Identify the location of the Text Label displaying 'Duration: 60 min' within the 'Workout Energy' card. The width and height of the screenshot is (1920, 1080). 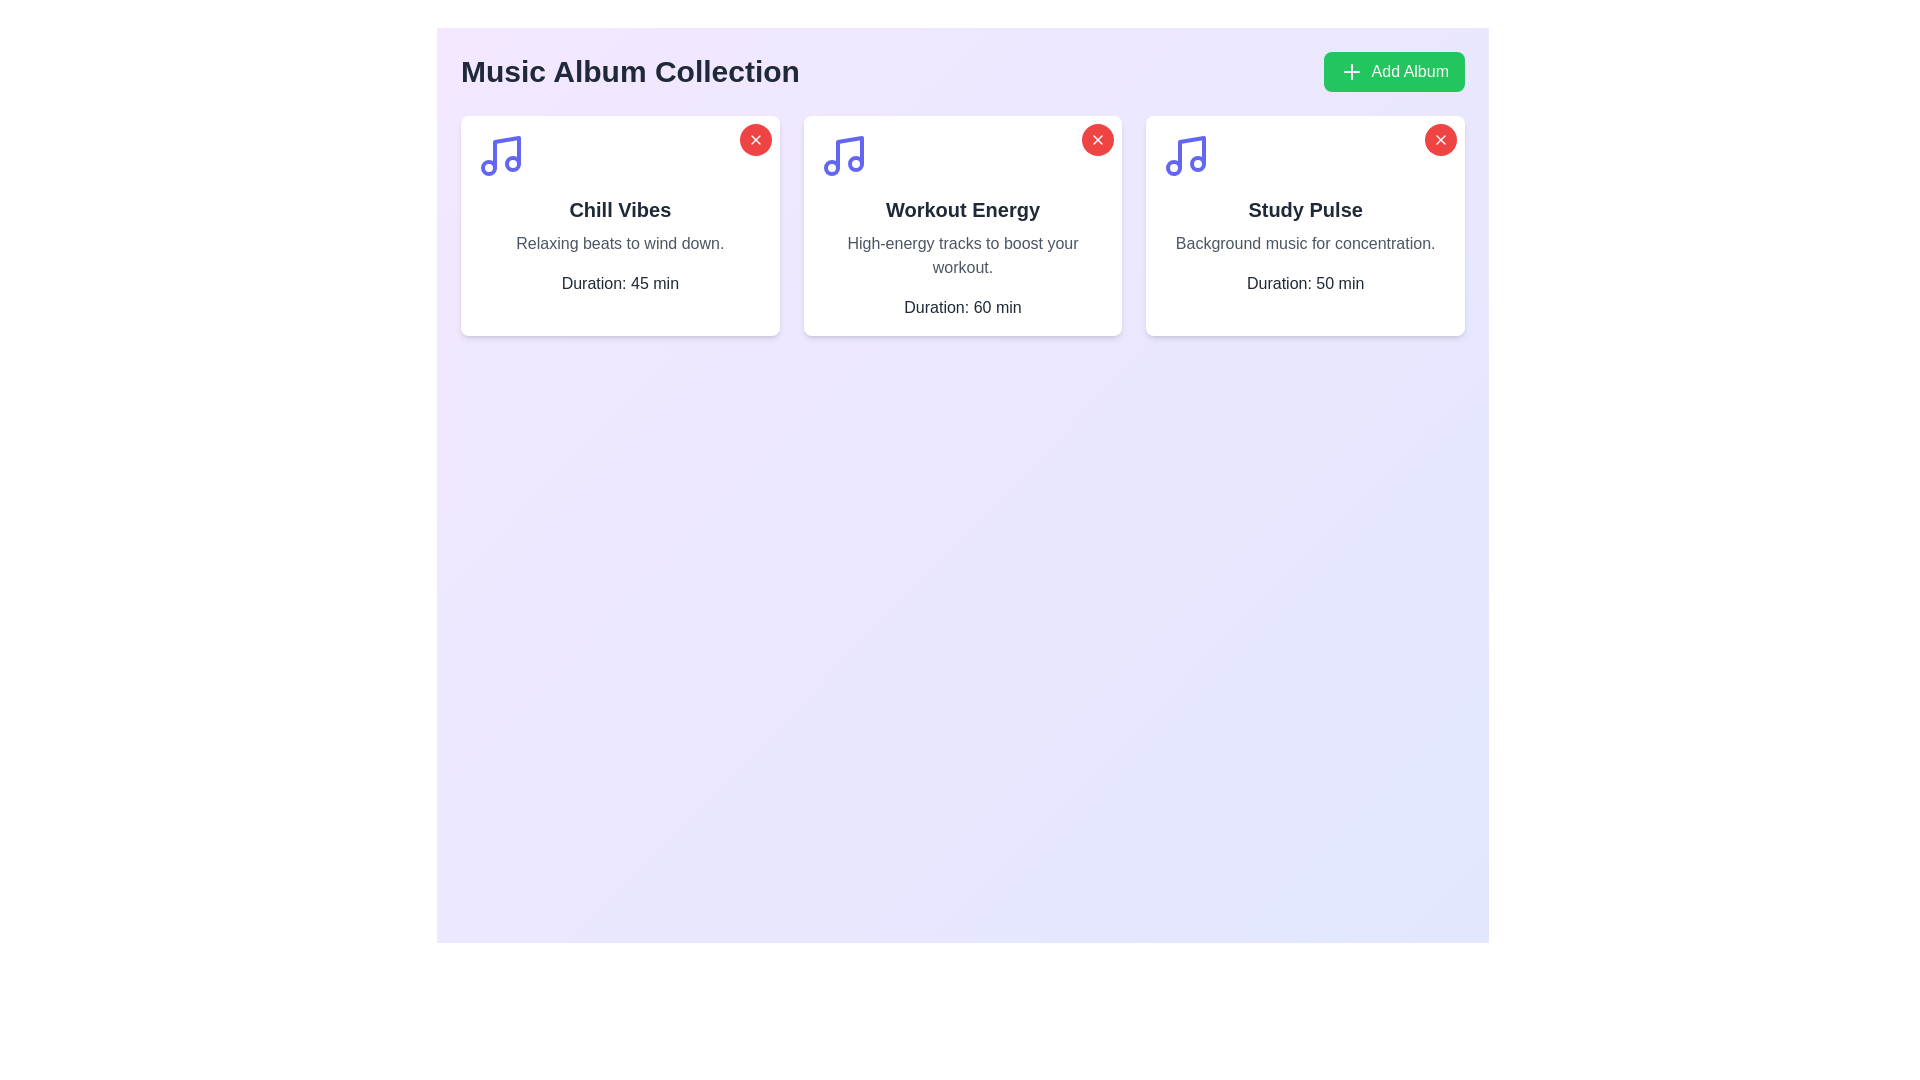
(963, 308).